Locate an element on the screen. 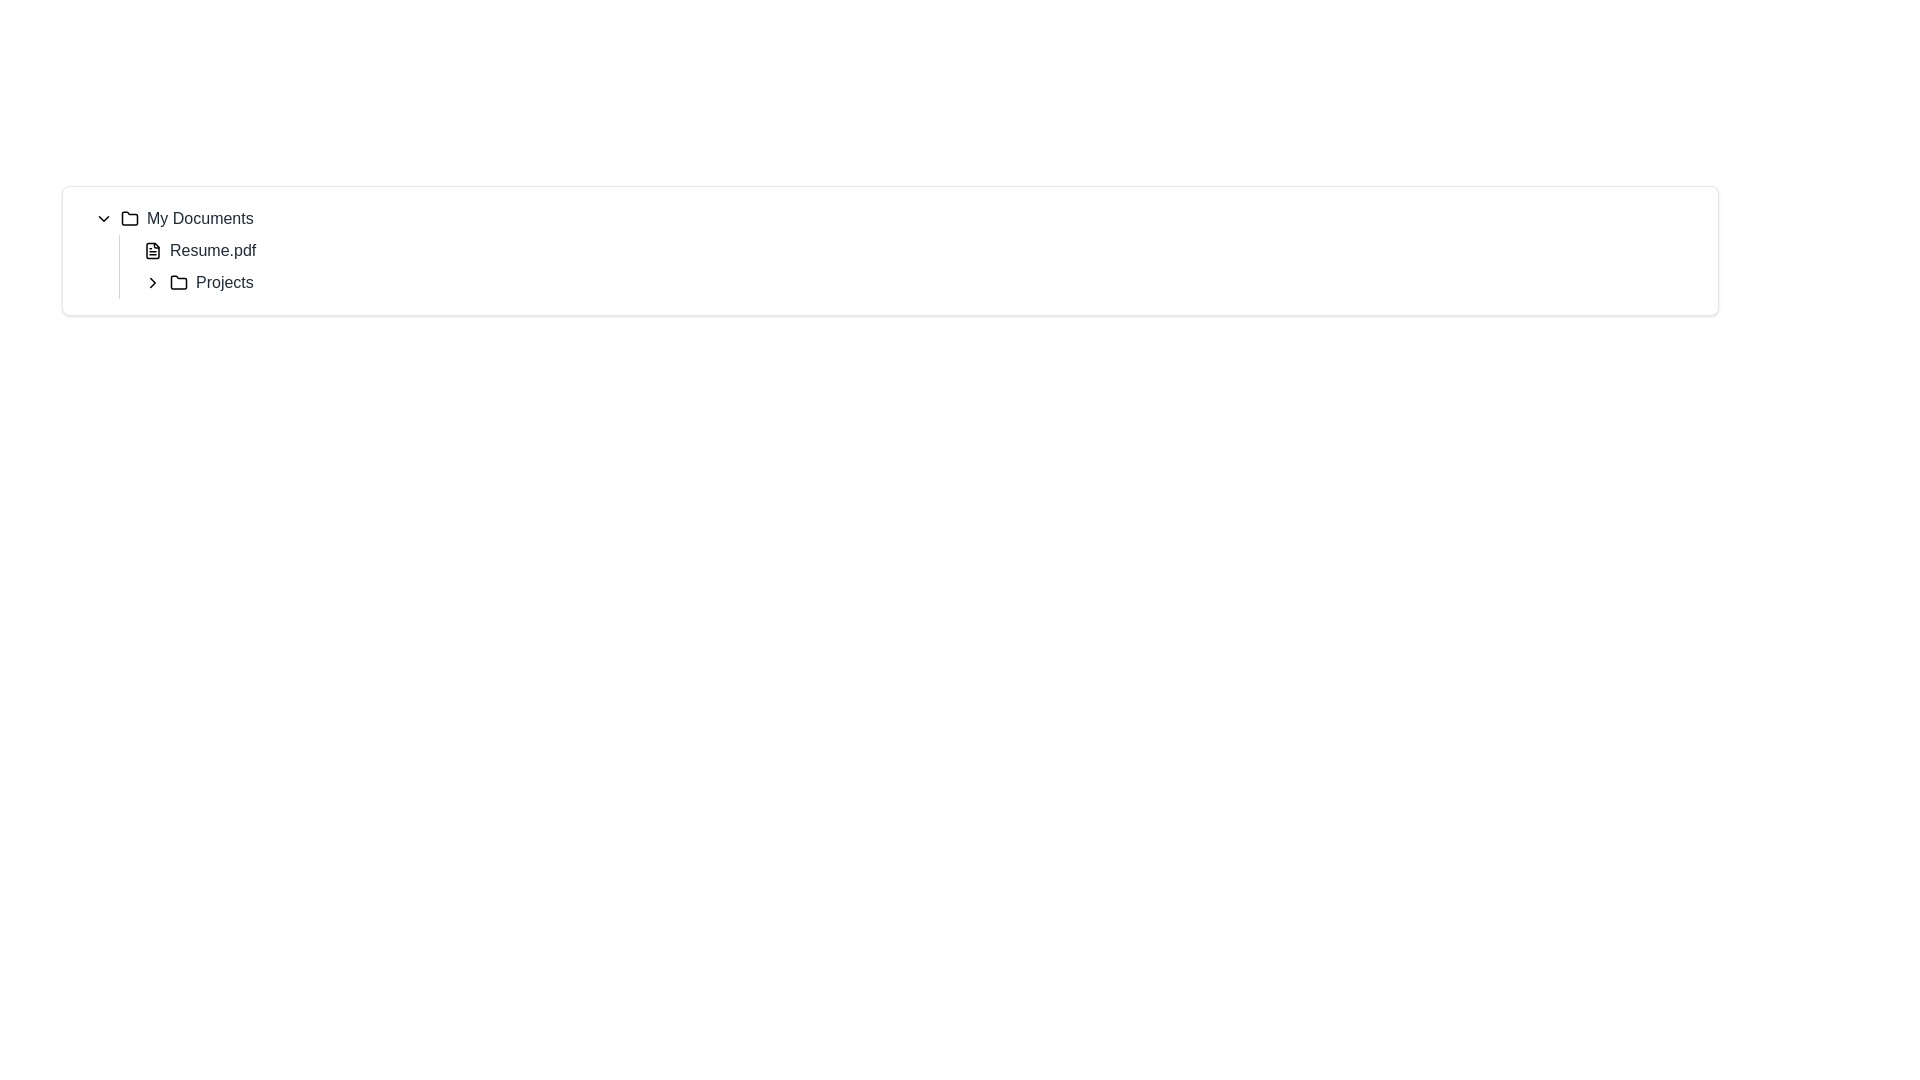 The image size is (1920, 1080). the small right-facing chevron icon next to the 'Projects' folder entry in the hierarchical list under 'My Documents' is located at coordinates (152, 282).